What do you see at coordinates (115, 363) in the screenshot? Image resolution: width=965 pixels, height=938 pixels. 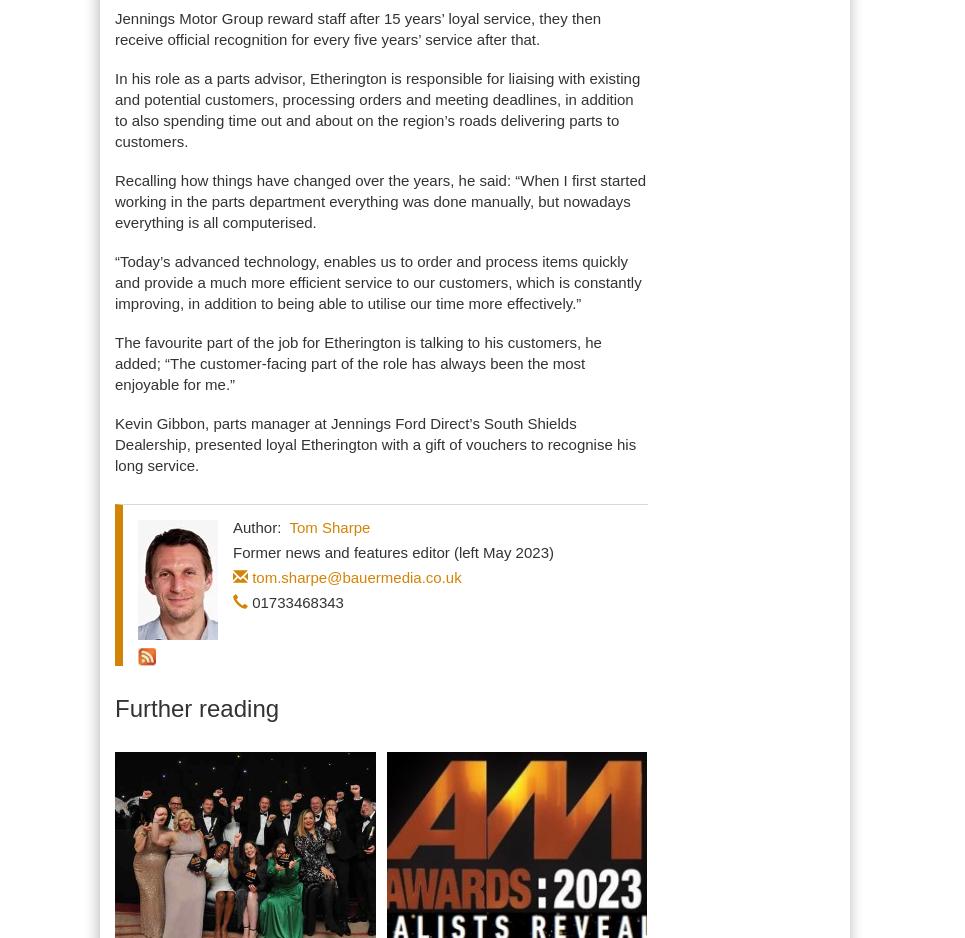 I see `'The favourite part of the job for Etherington is talking to his customers, he added; “The customer-facing part of the role has always been the most enjoyable for me.”'` at bounding box center [115, 363].